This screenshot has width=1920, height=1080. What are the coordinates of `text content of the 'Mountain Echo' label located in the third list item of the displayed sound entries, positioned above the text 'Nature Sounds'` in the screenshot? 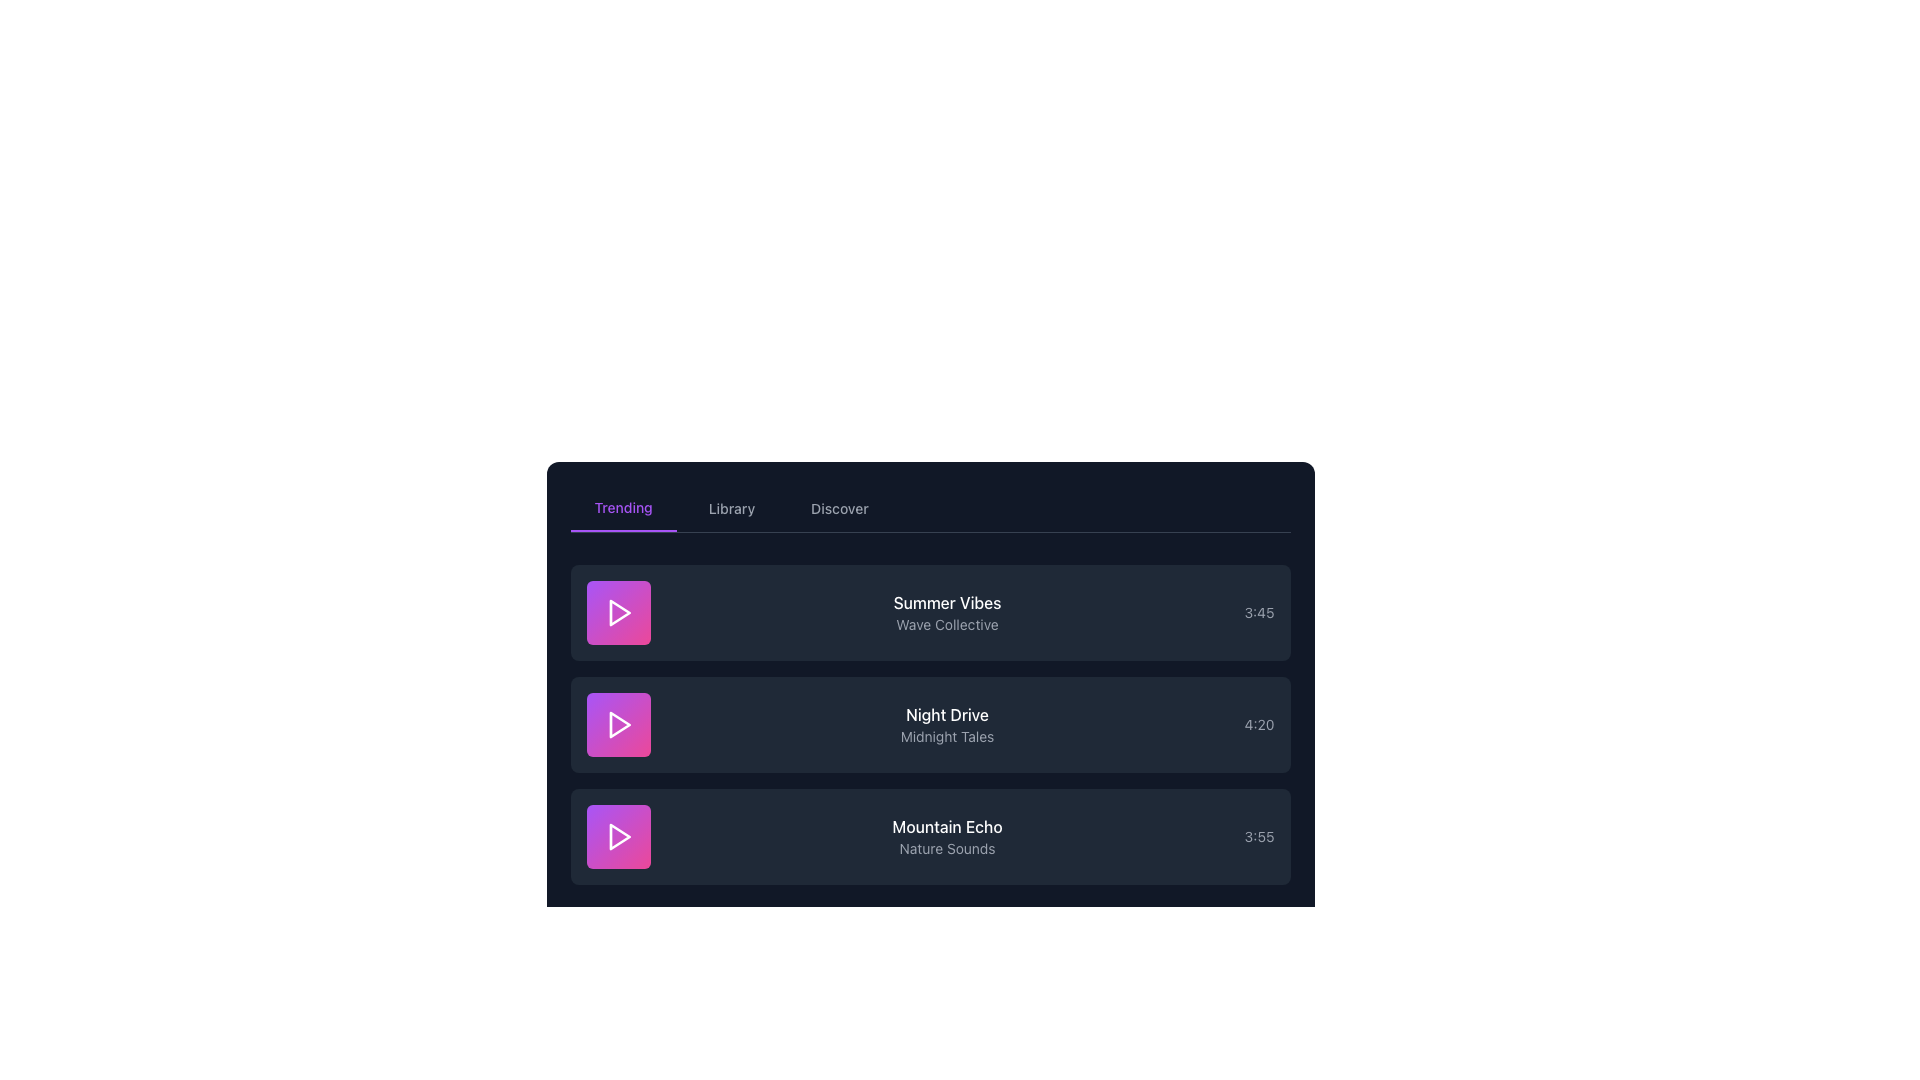 It's located at (946, 826).